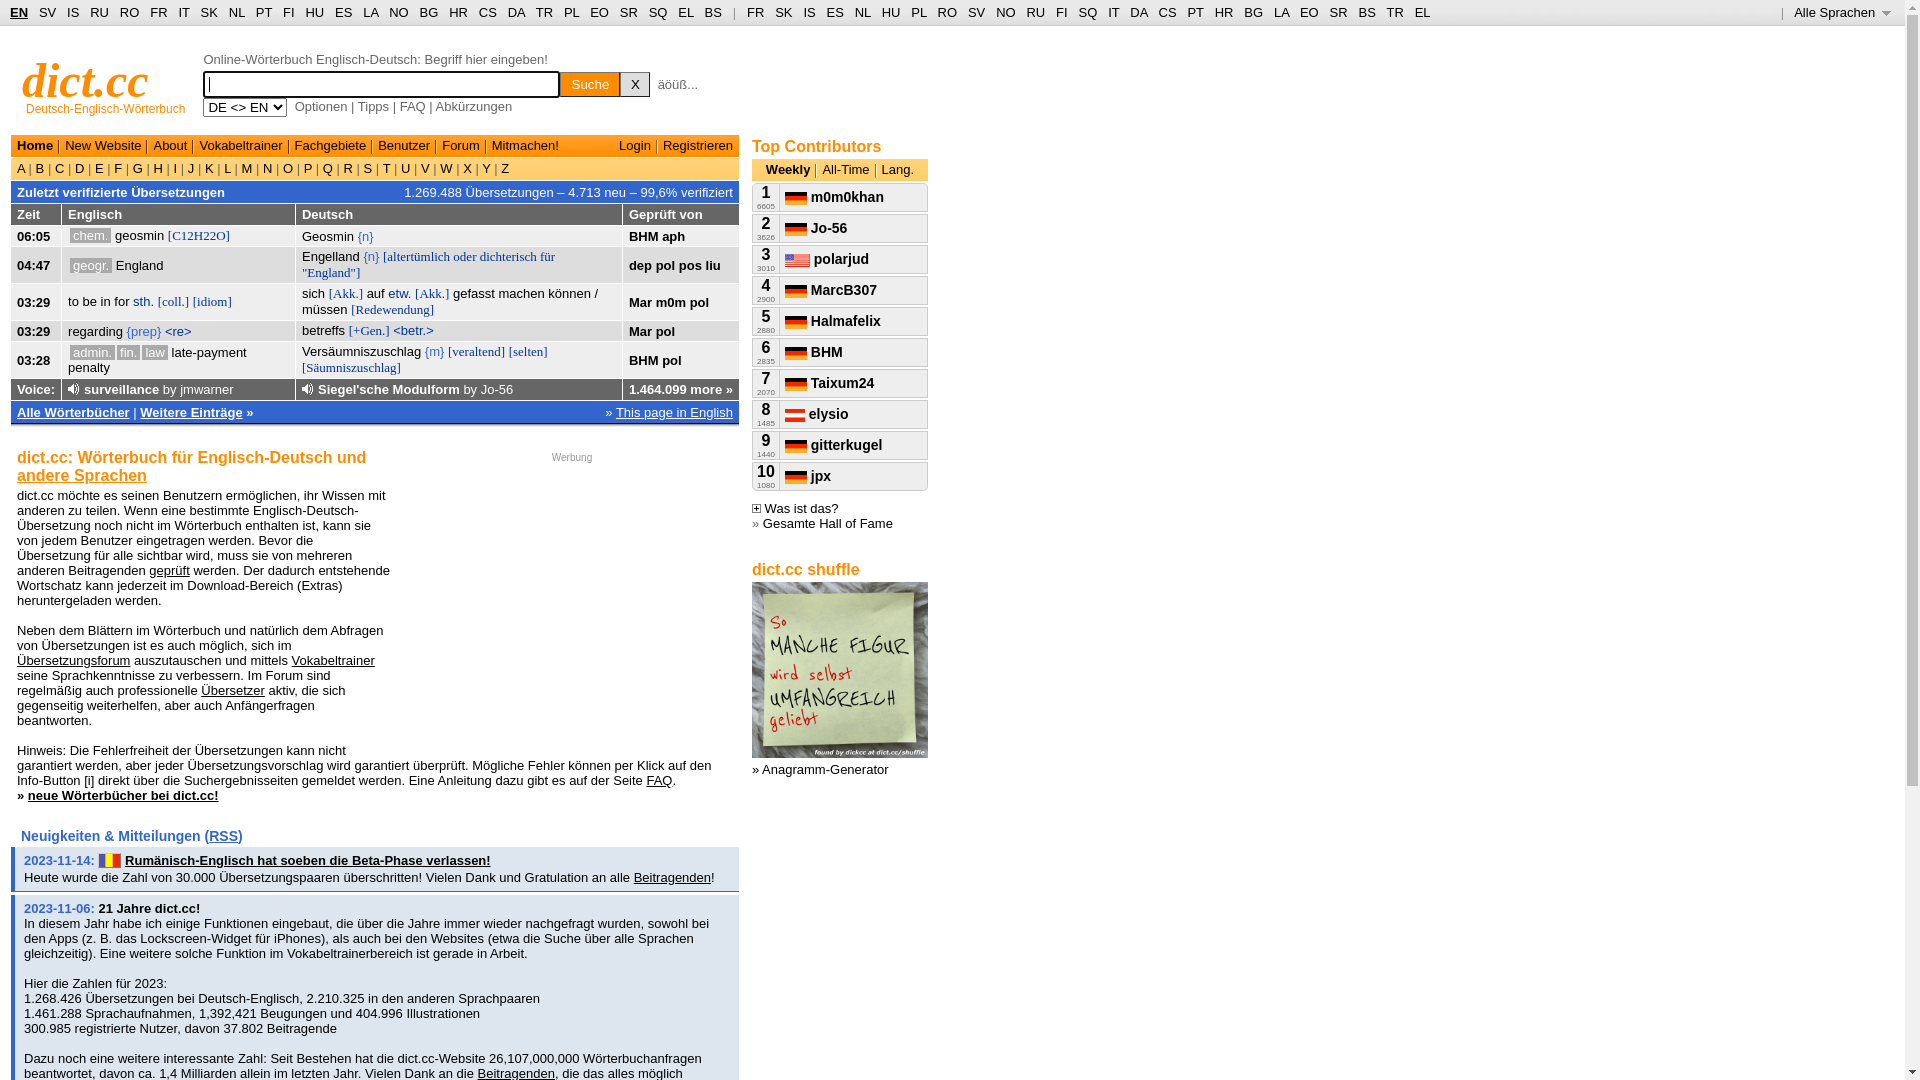  I want to click on 'Registrieren', so click(697, 144).